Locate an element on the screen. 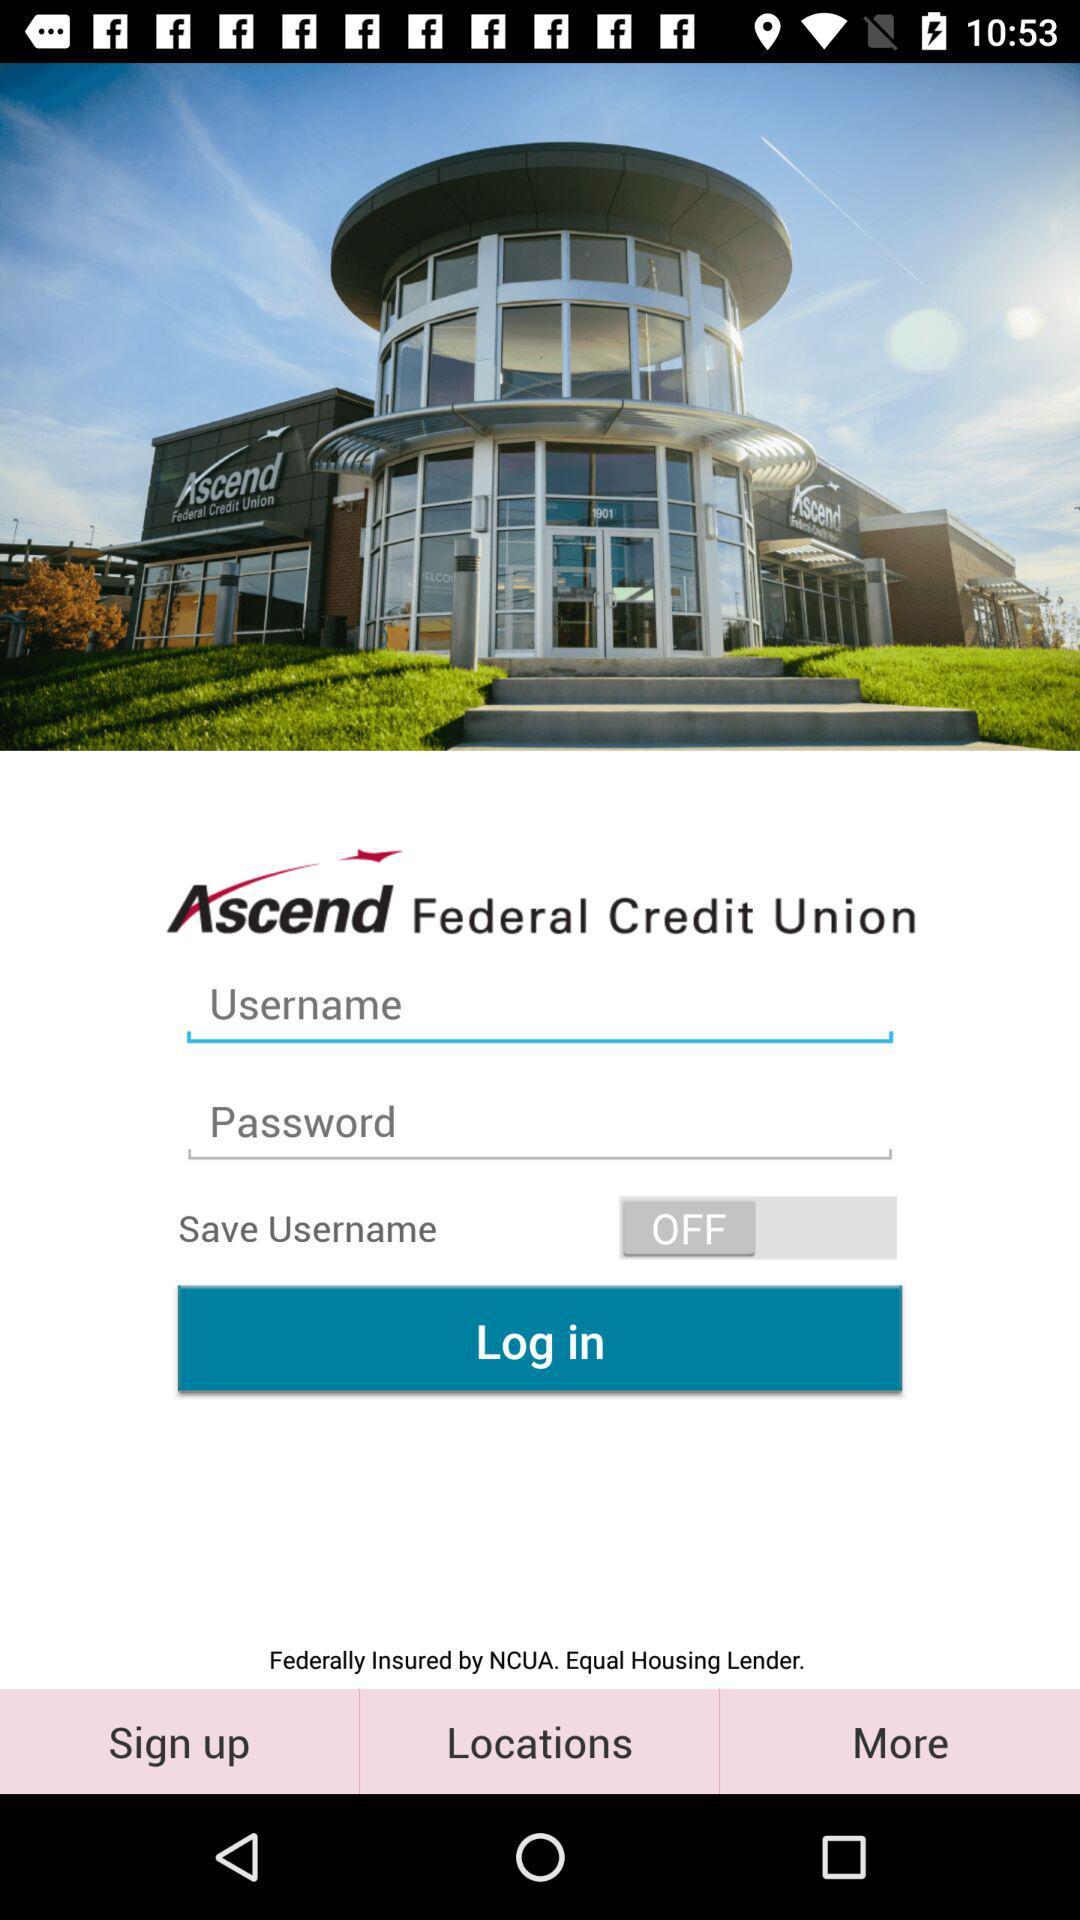  more at the bottom right corner is located at coordinates (898, 1740).